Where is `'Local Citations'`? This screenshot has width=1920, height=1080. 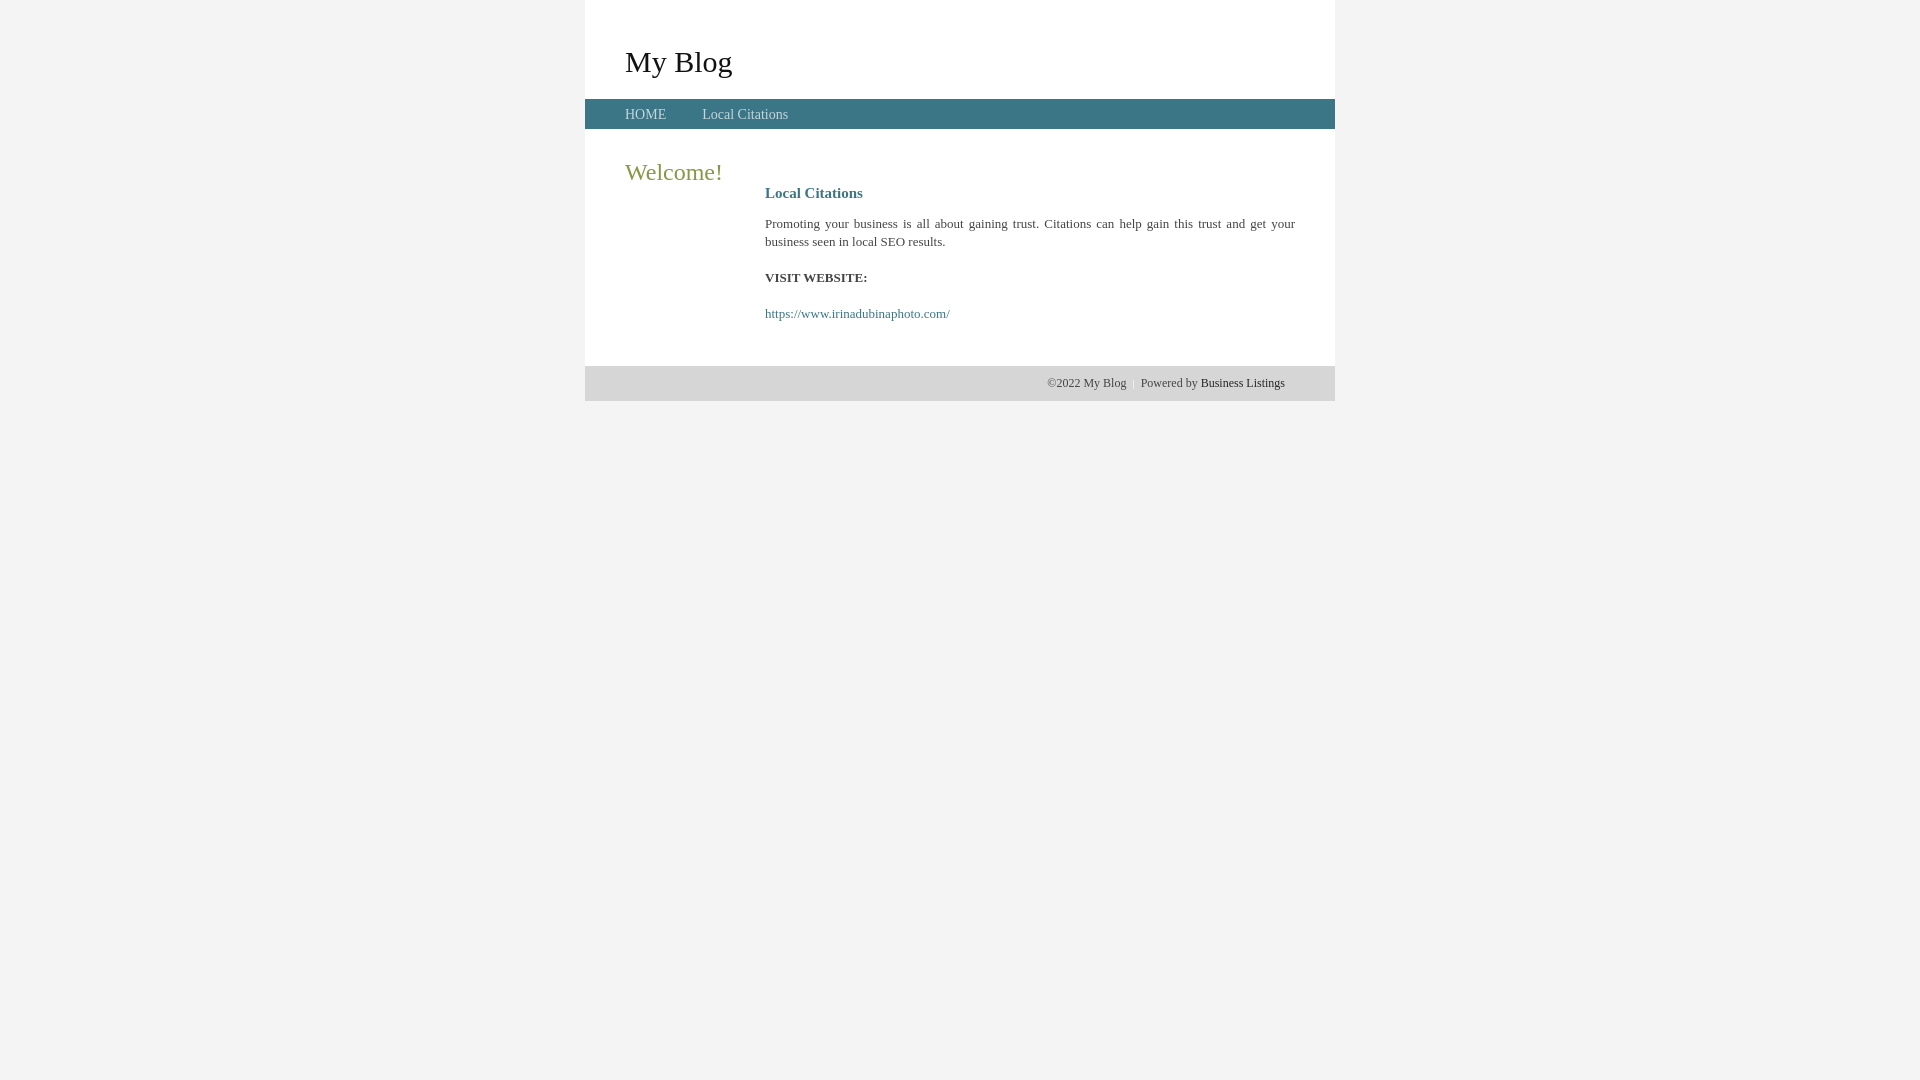 'Local Citations' is located at coordinates (743, 114).